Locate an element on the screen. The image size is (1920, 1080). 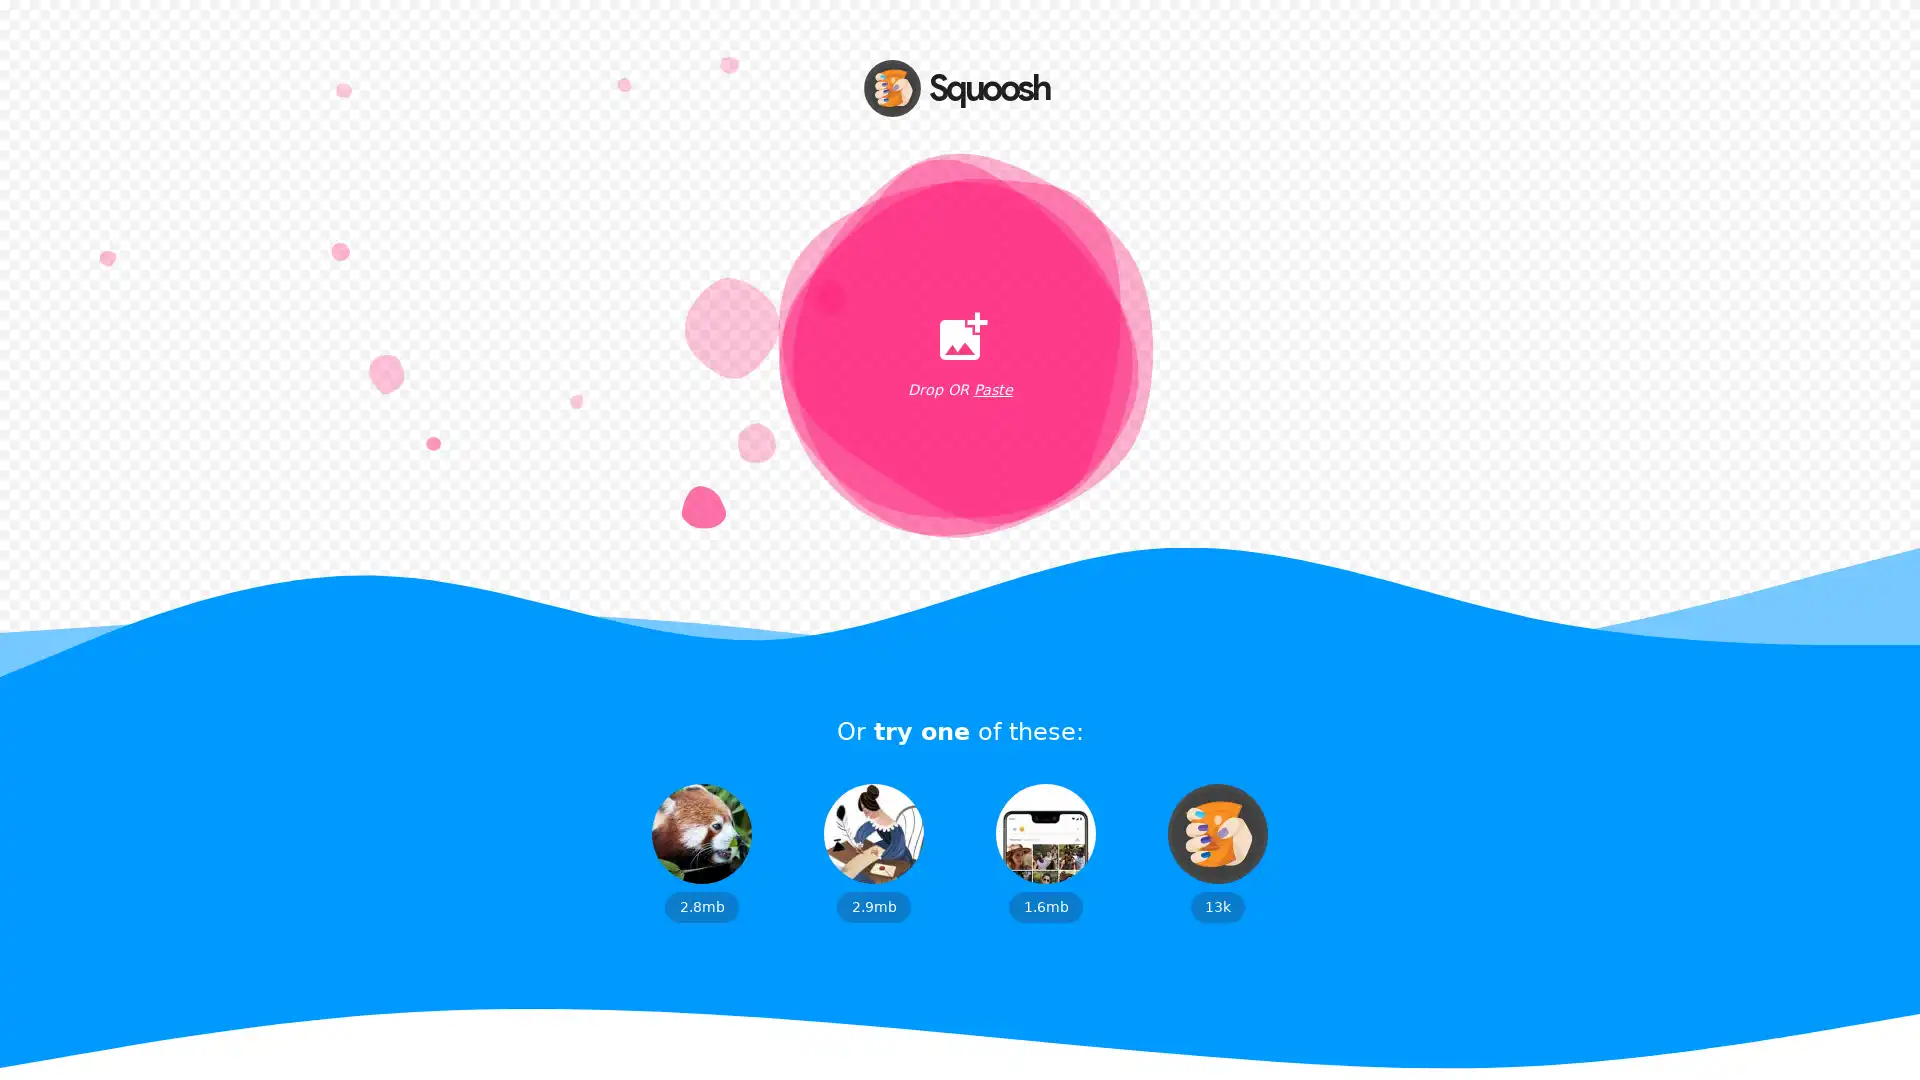
SVG icon 13k is located at coordinates (1217, 852).